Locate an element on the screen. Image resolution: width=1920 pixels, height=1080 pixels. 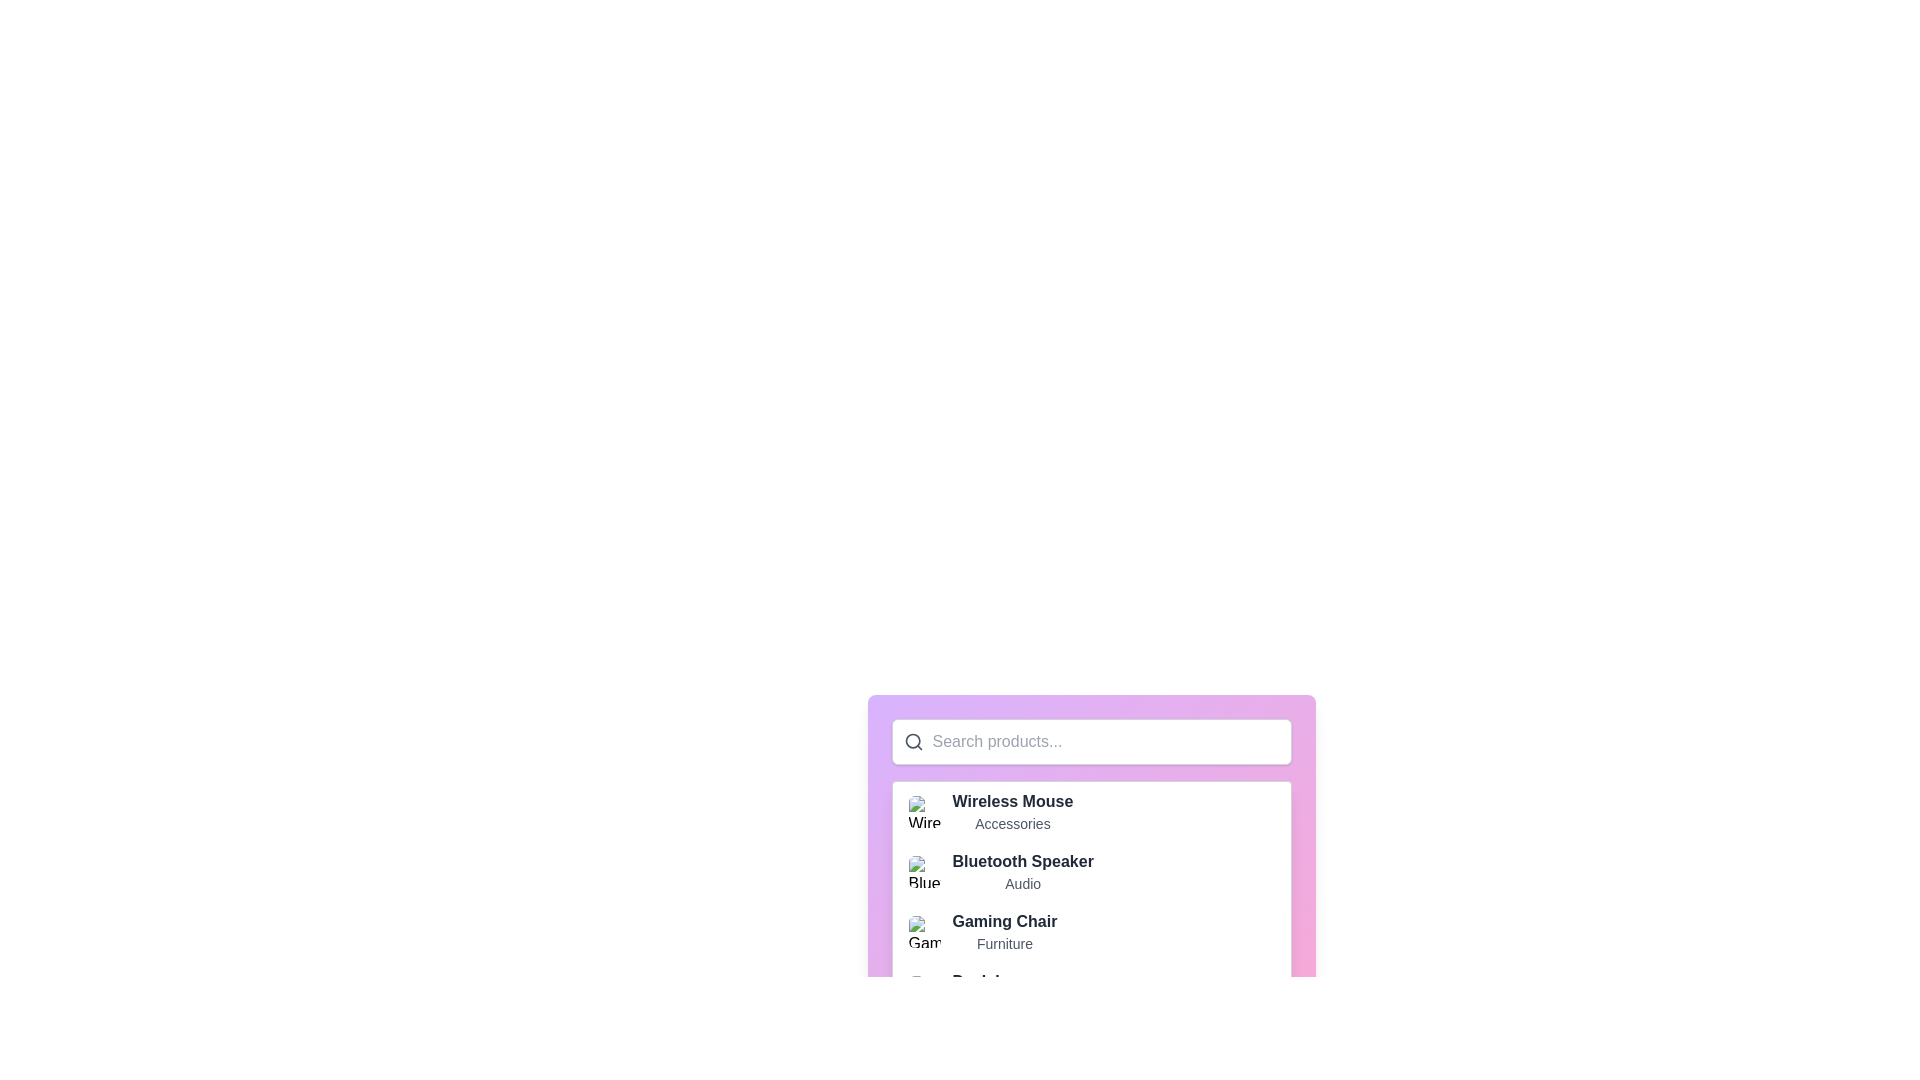
and drop the image thumbnail for 'Gaming Chair' is located at coordinates (923, 932).